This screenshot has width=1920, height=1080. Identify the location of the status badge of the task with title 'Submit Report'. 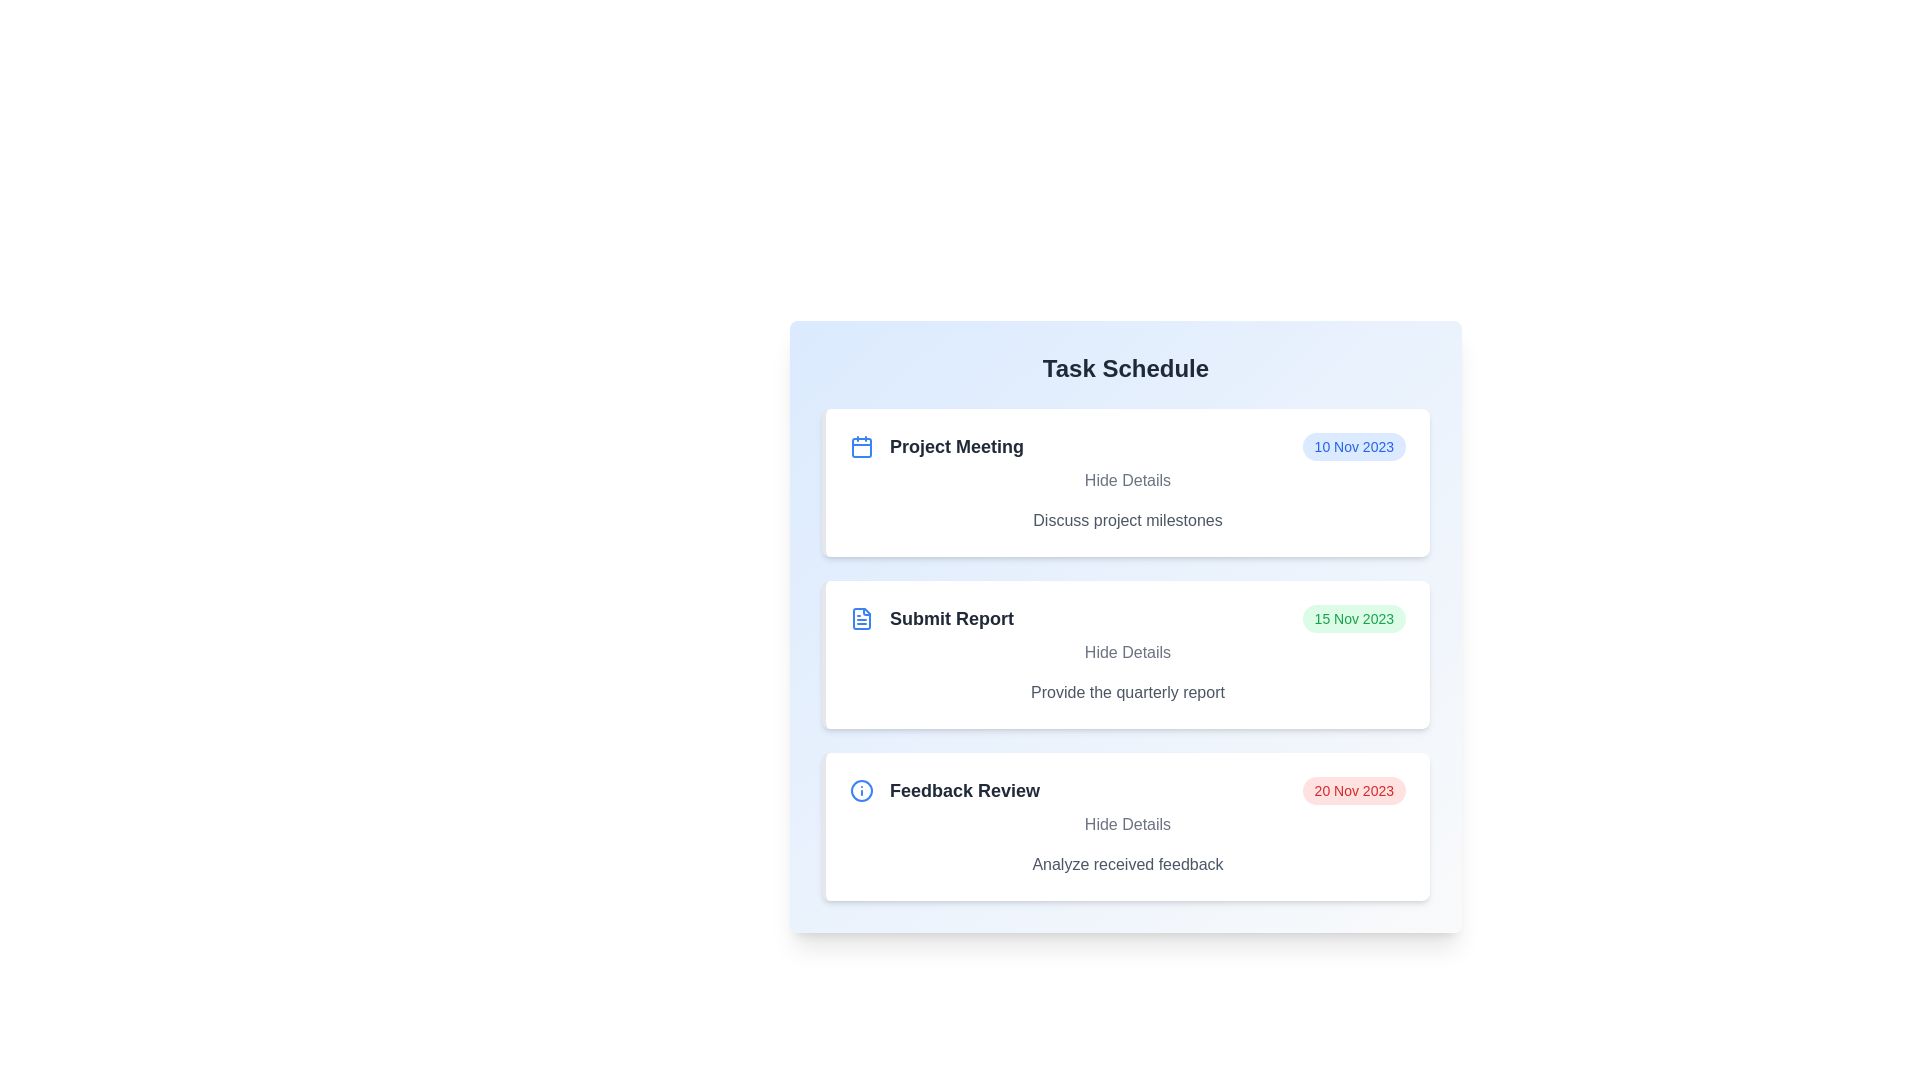
(1354, 617).